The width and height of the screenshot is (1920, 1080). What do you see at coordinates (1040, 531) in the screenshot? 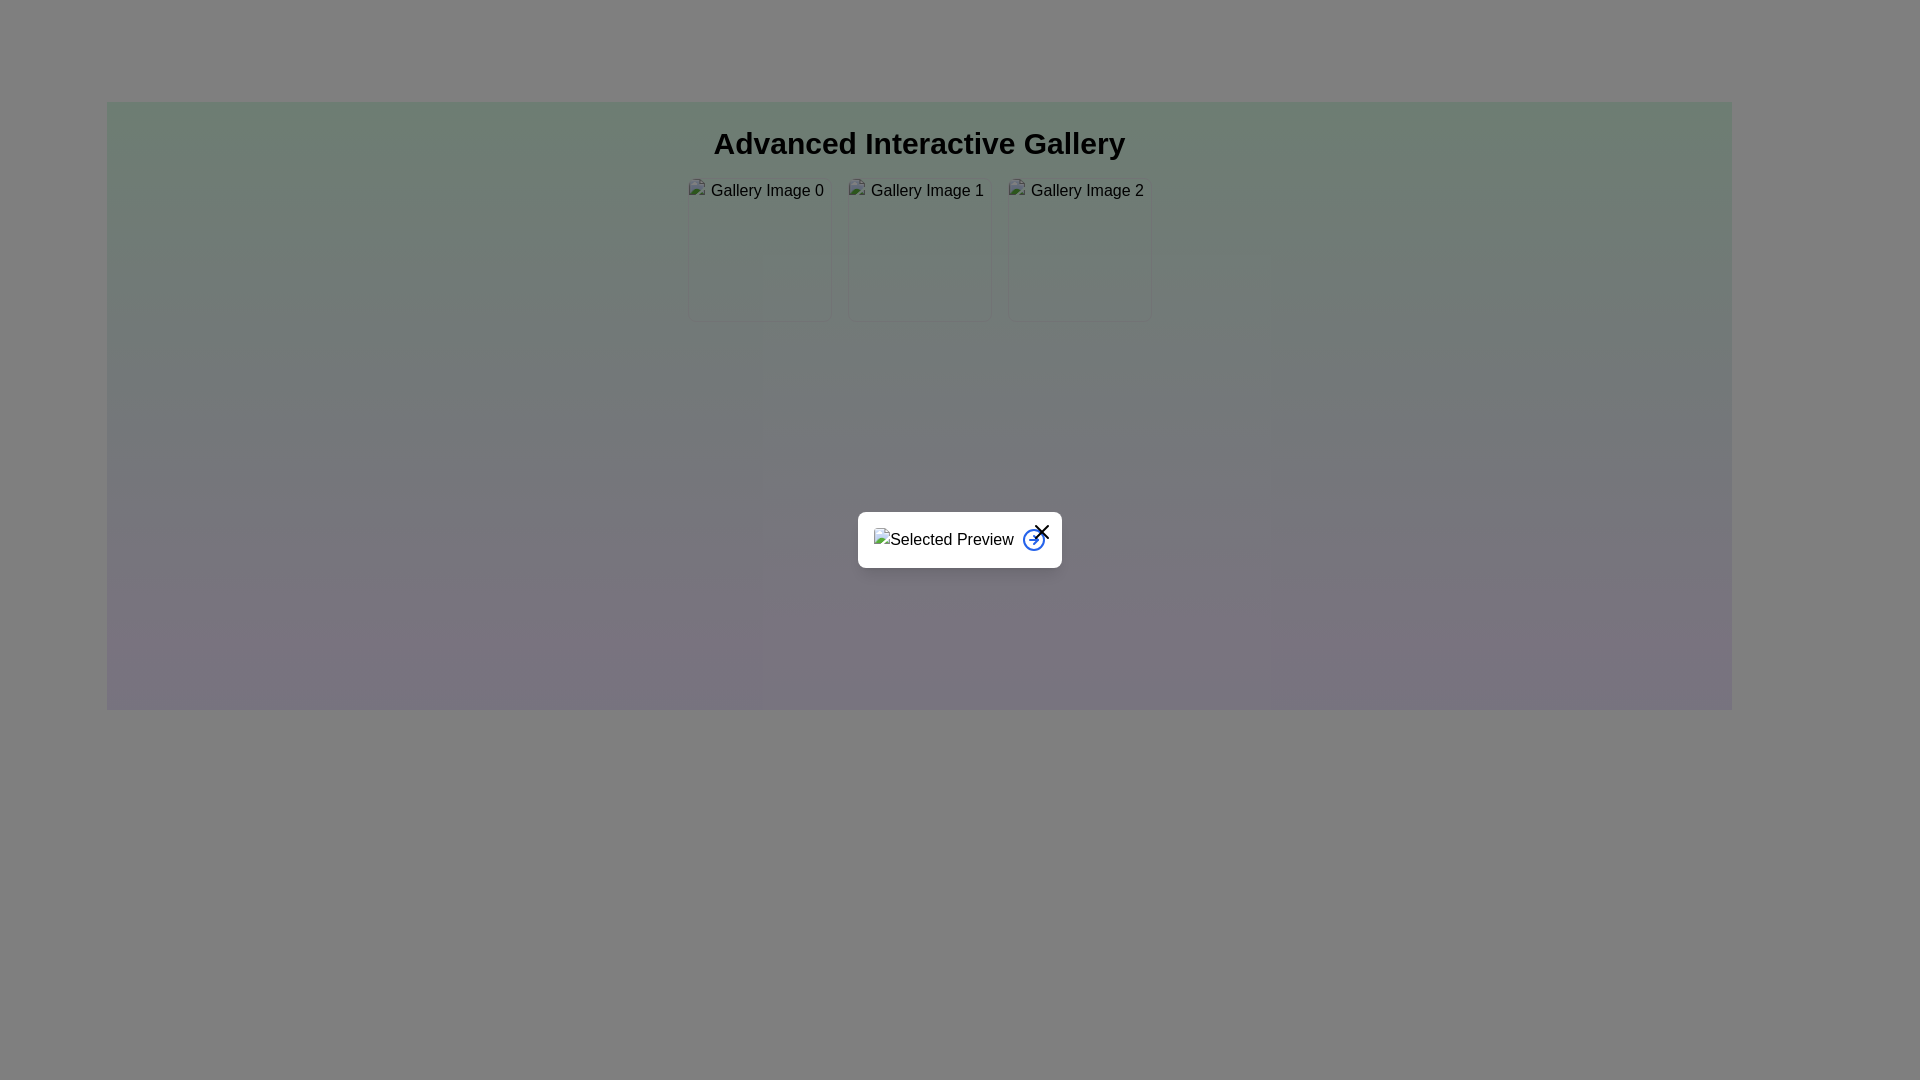
I see `the Close or Delete icon located at the top right corner of the 'Selected Preview' box` at bounding box center [1040, 531].